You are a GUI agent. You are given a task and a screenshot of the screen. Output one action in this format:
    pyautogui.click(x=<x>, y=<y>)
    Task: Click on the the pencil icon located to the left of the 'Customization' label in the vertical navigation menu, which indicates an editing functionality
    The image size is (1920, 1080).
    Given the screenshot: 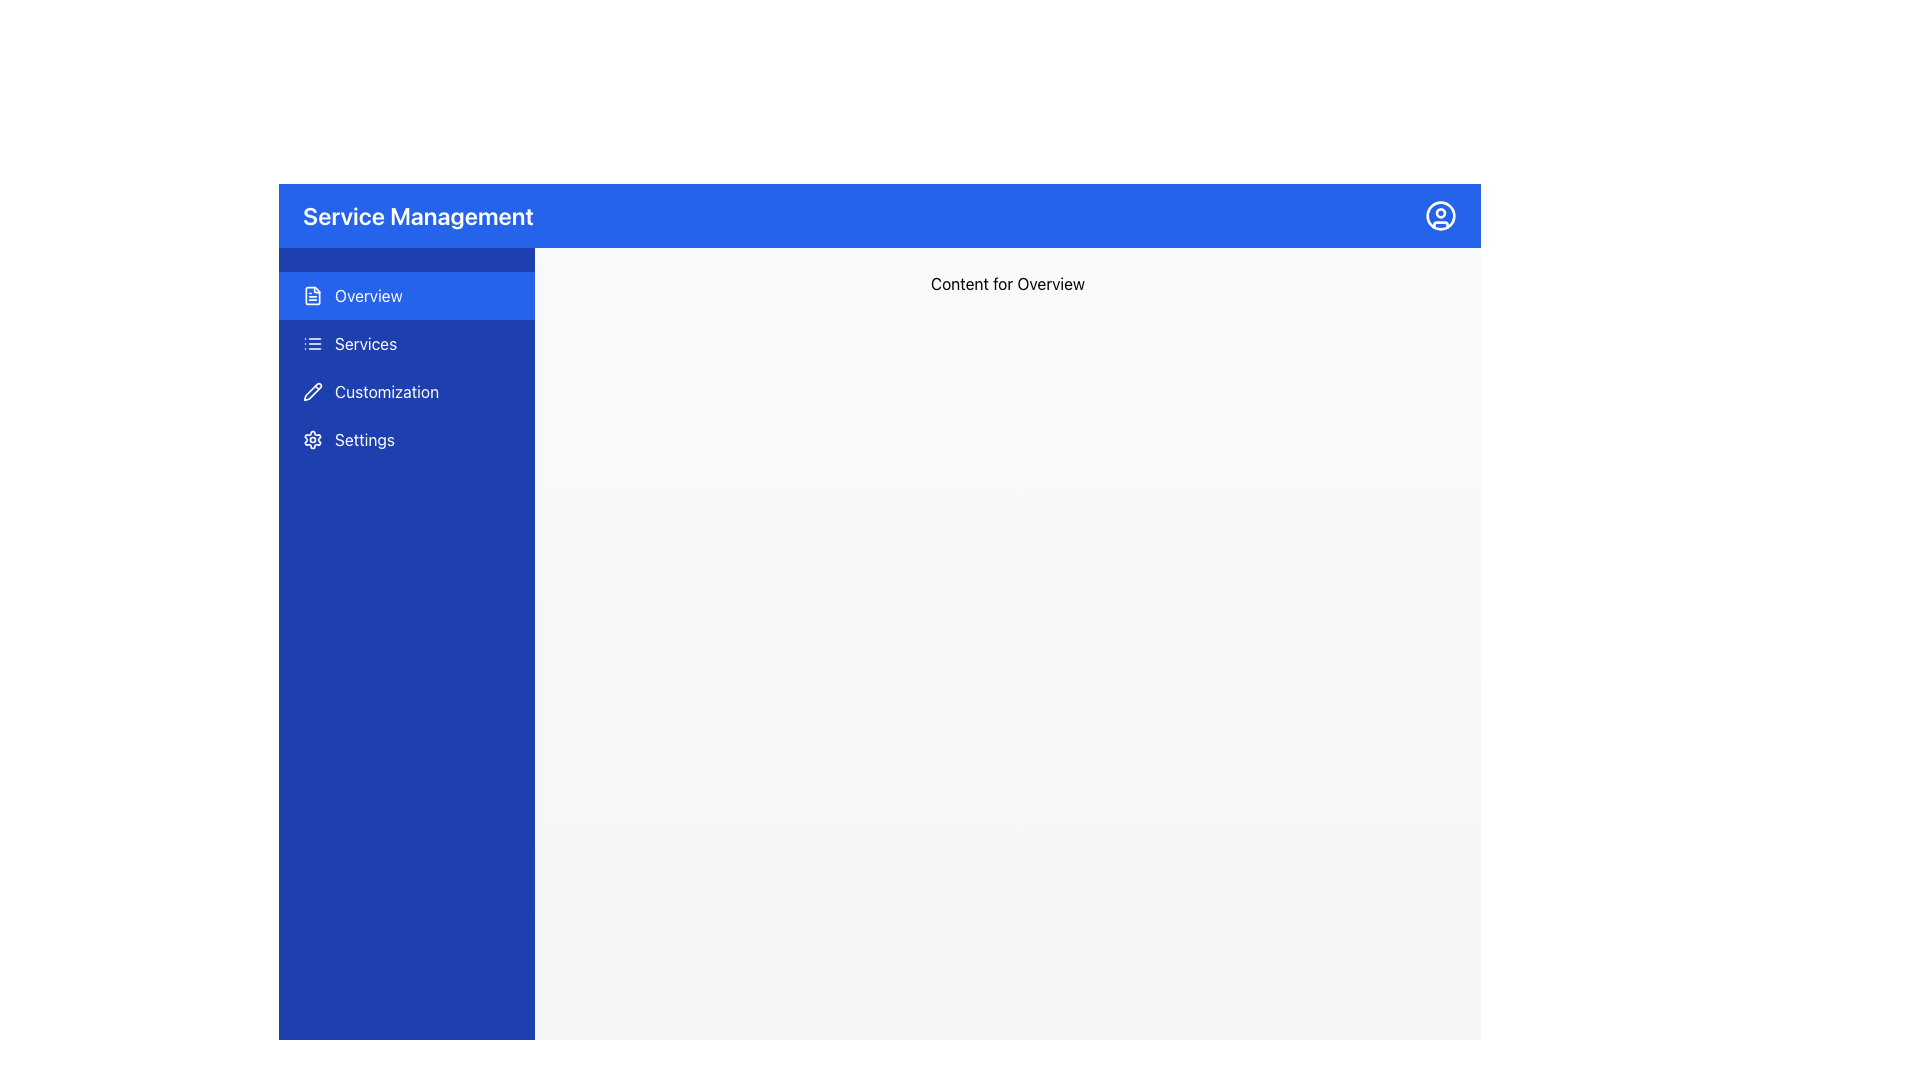 What is the action you would take?
    pyautogui.click(x=311, y=392)
    